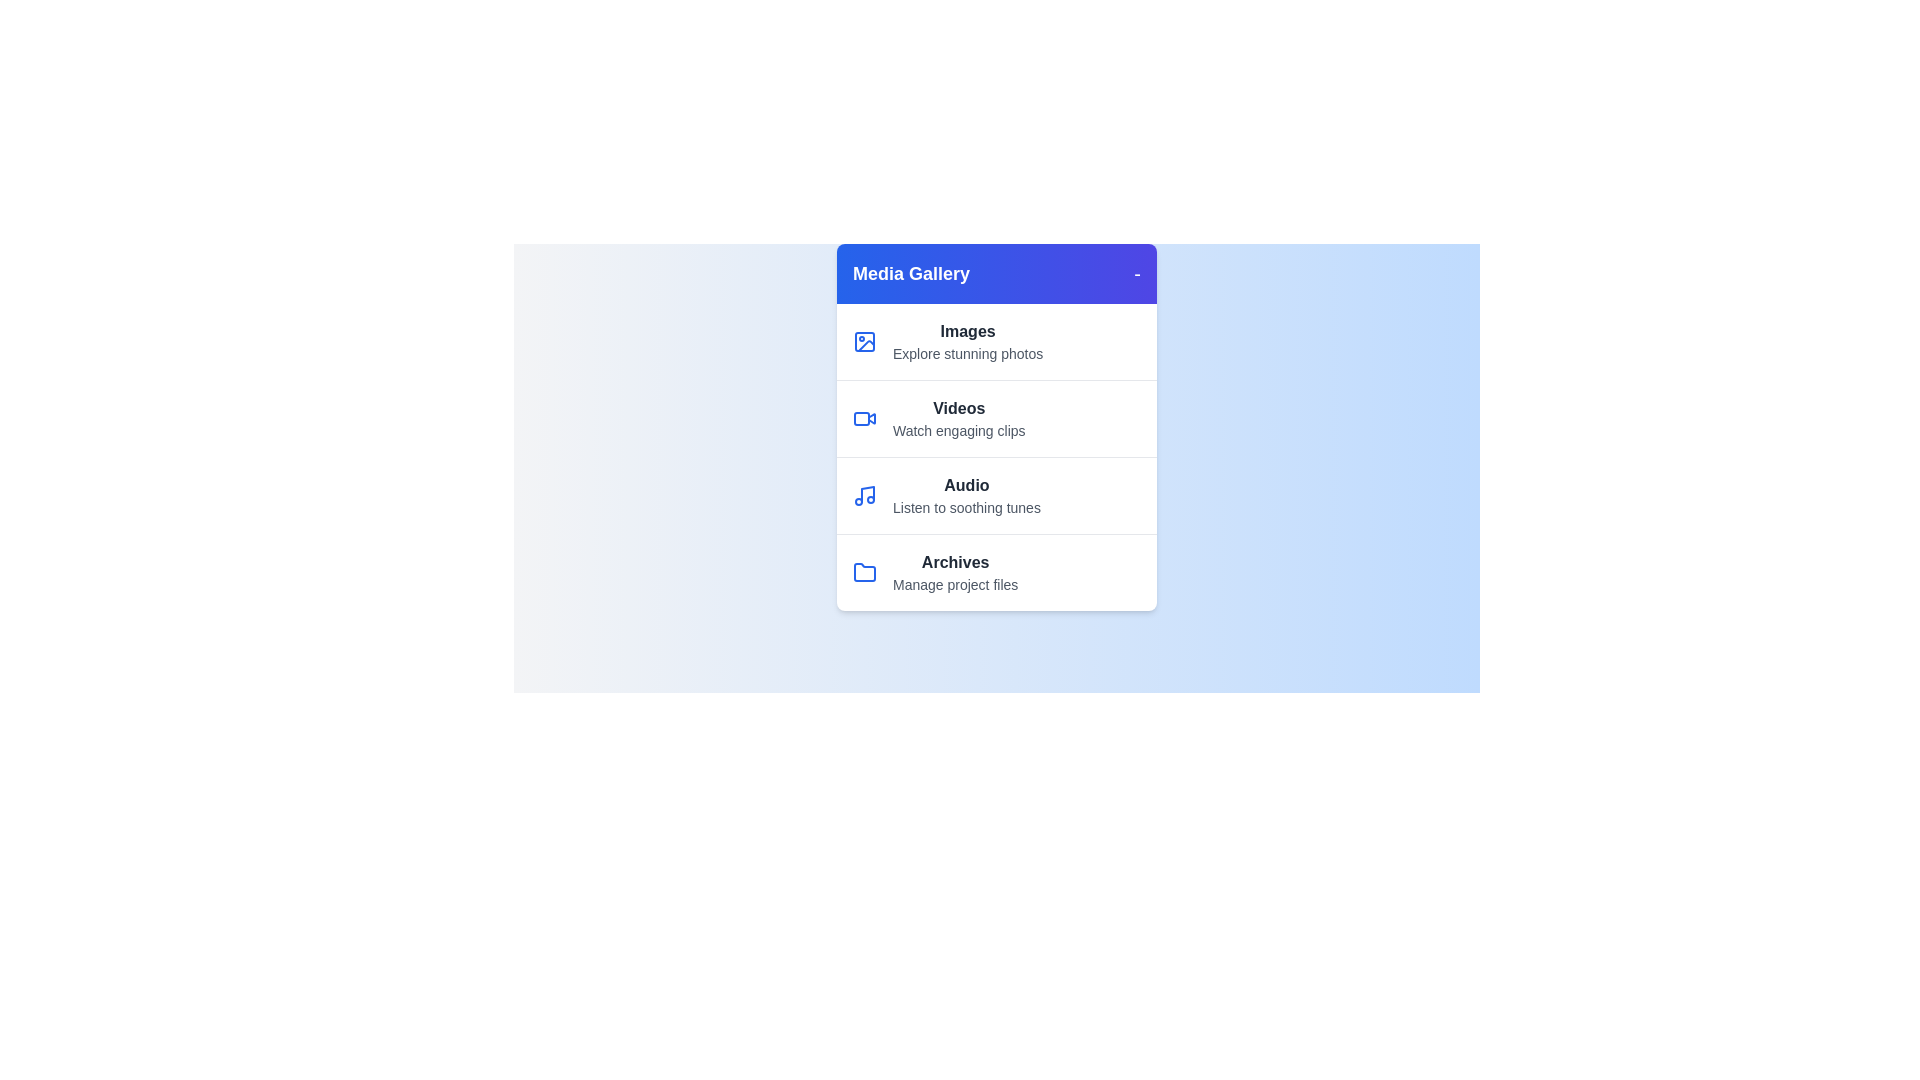 This screenshot has height=1080, width=1920. What do you see at coordinates (997, 341) in the screenshot?
I see `the media category item labeled 'Images' to observe hover effects` at bounding box center [997, 341].